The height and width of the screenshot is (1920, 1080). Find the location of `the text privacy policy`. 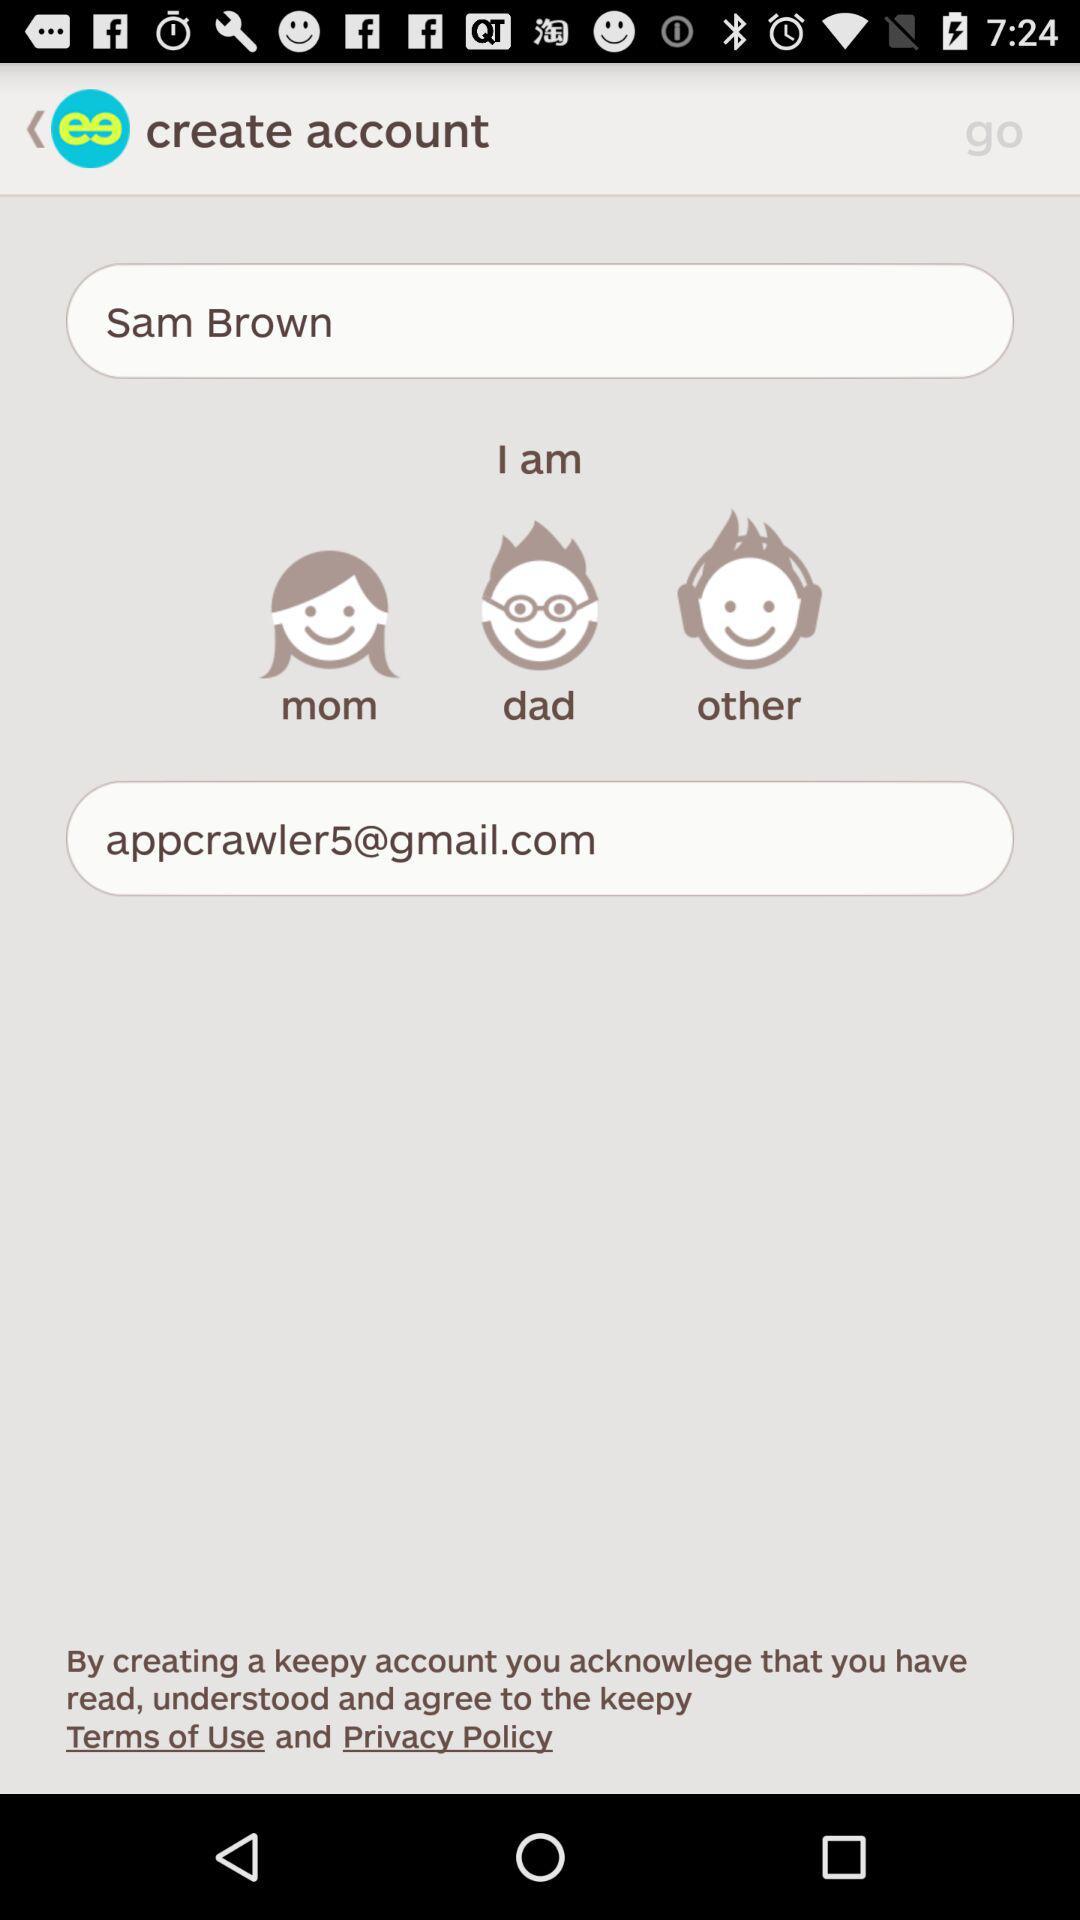

the text privacy policy is located at coordinates (446, 1733).